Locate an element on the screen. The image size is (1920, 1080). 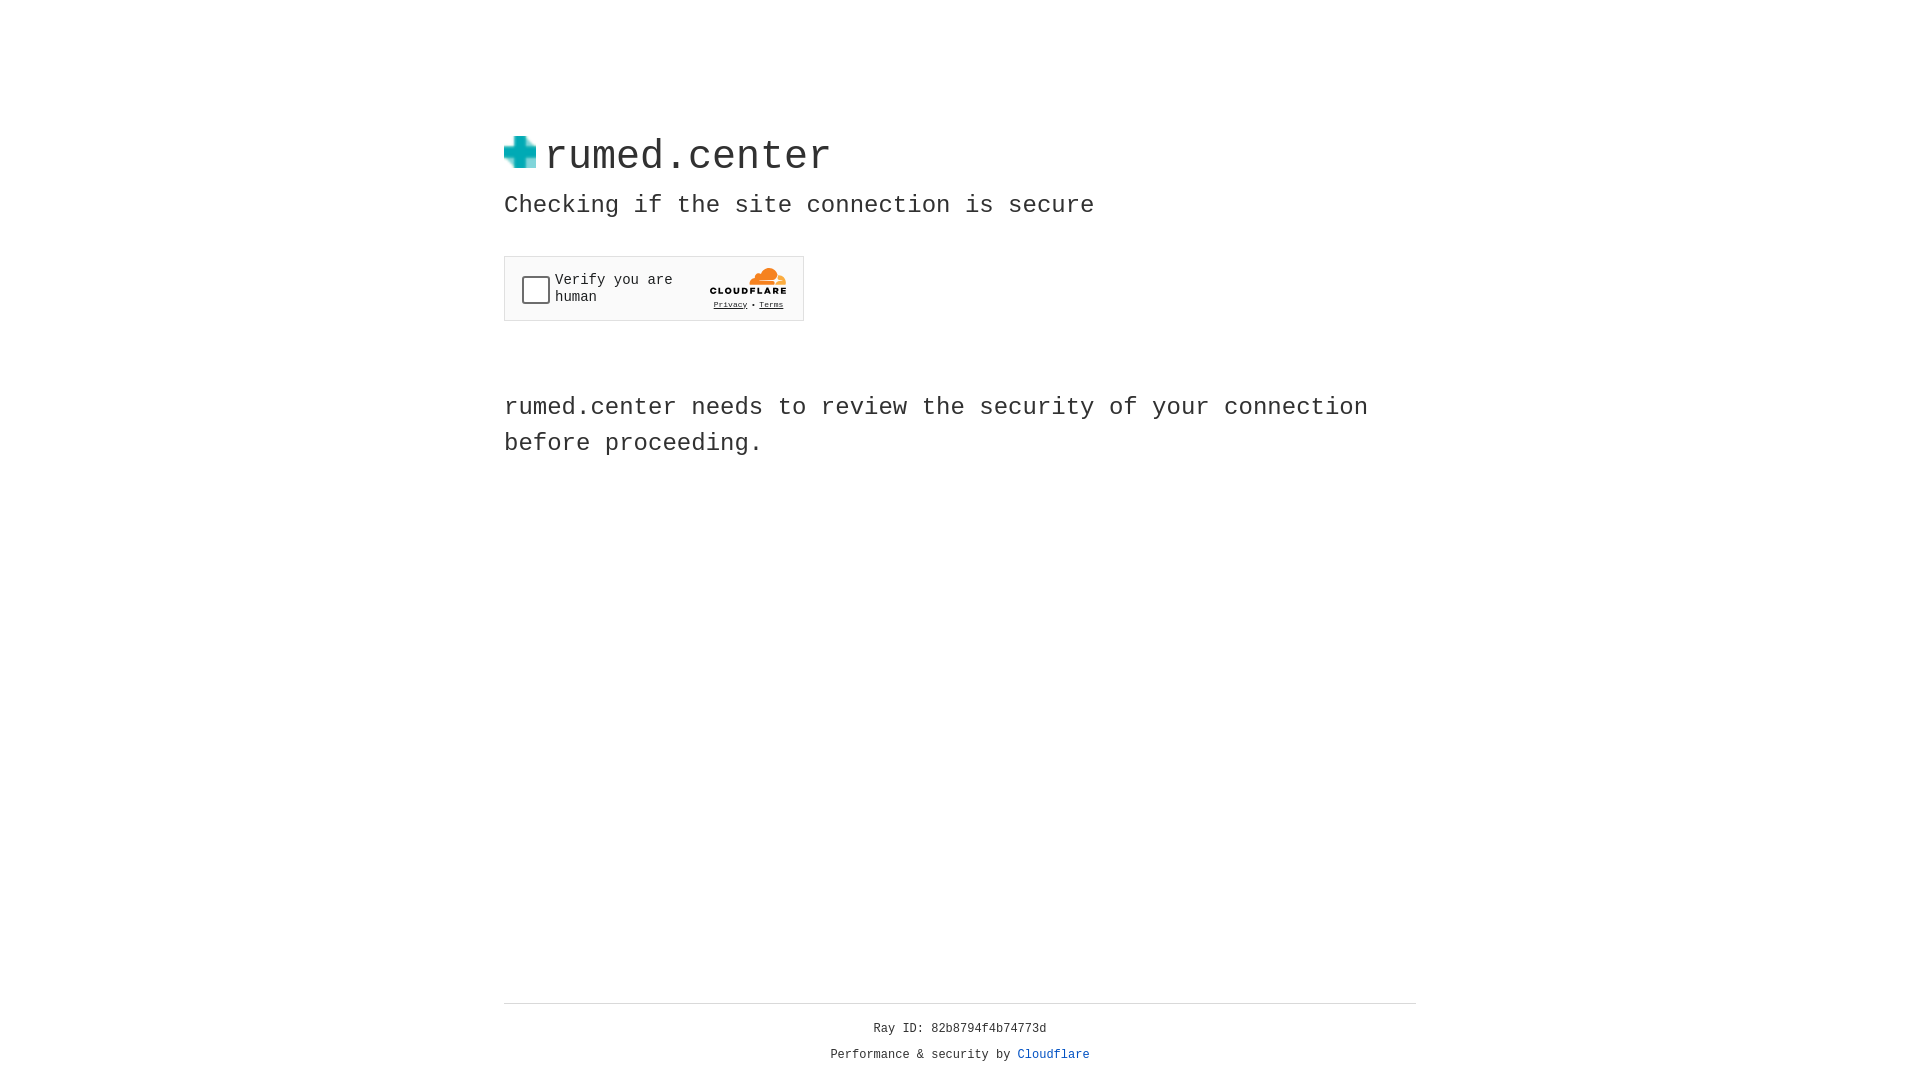
'Cloudflare' is located at coordinates (1053, 1054).